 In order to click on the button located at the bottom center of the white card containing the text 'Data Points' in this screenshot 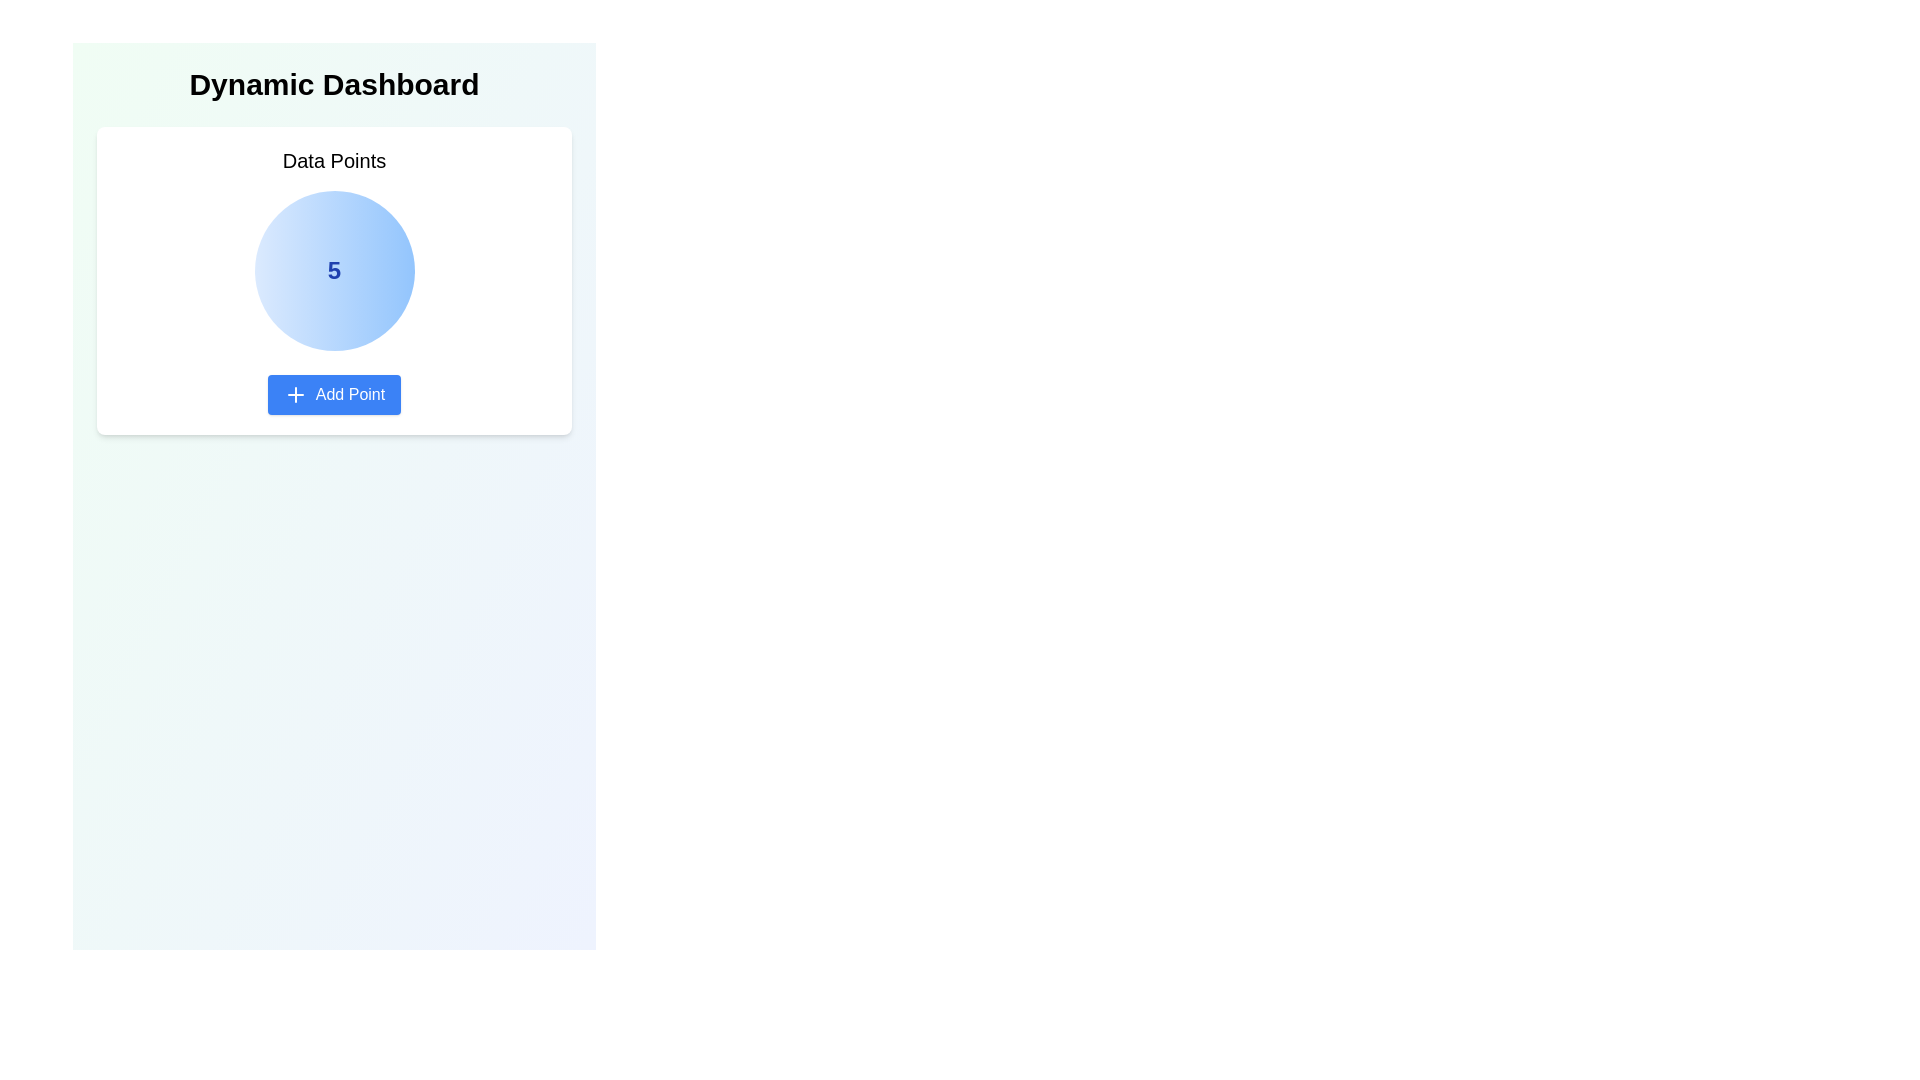, I will do `click(334, 394)`.